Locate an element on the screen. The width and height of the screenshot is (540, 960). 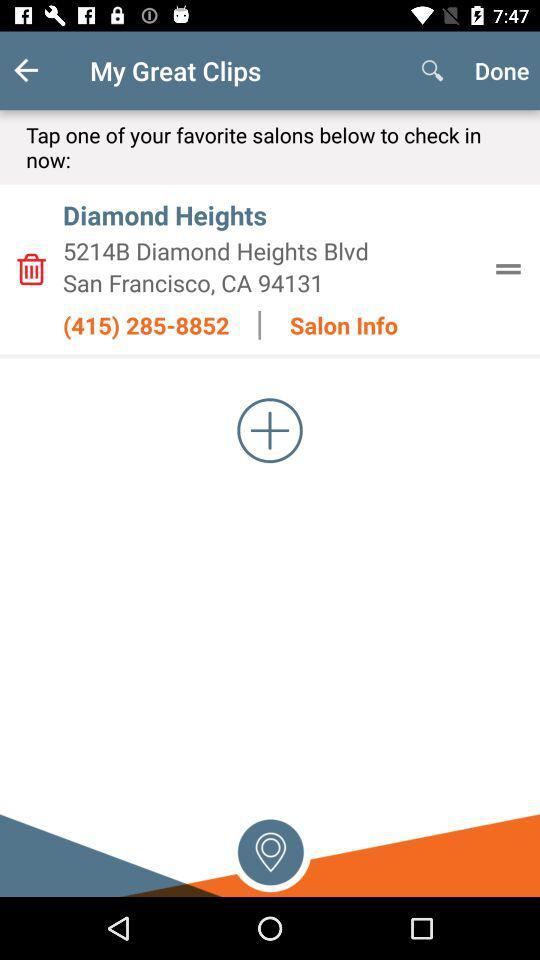
the icon below diamond heights is located at coordinates (270, 250).